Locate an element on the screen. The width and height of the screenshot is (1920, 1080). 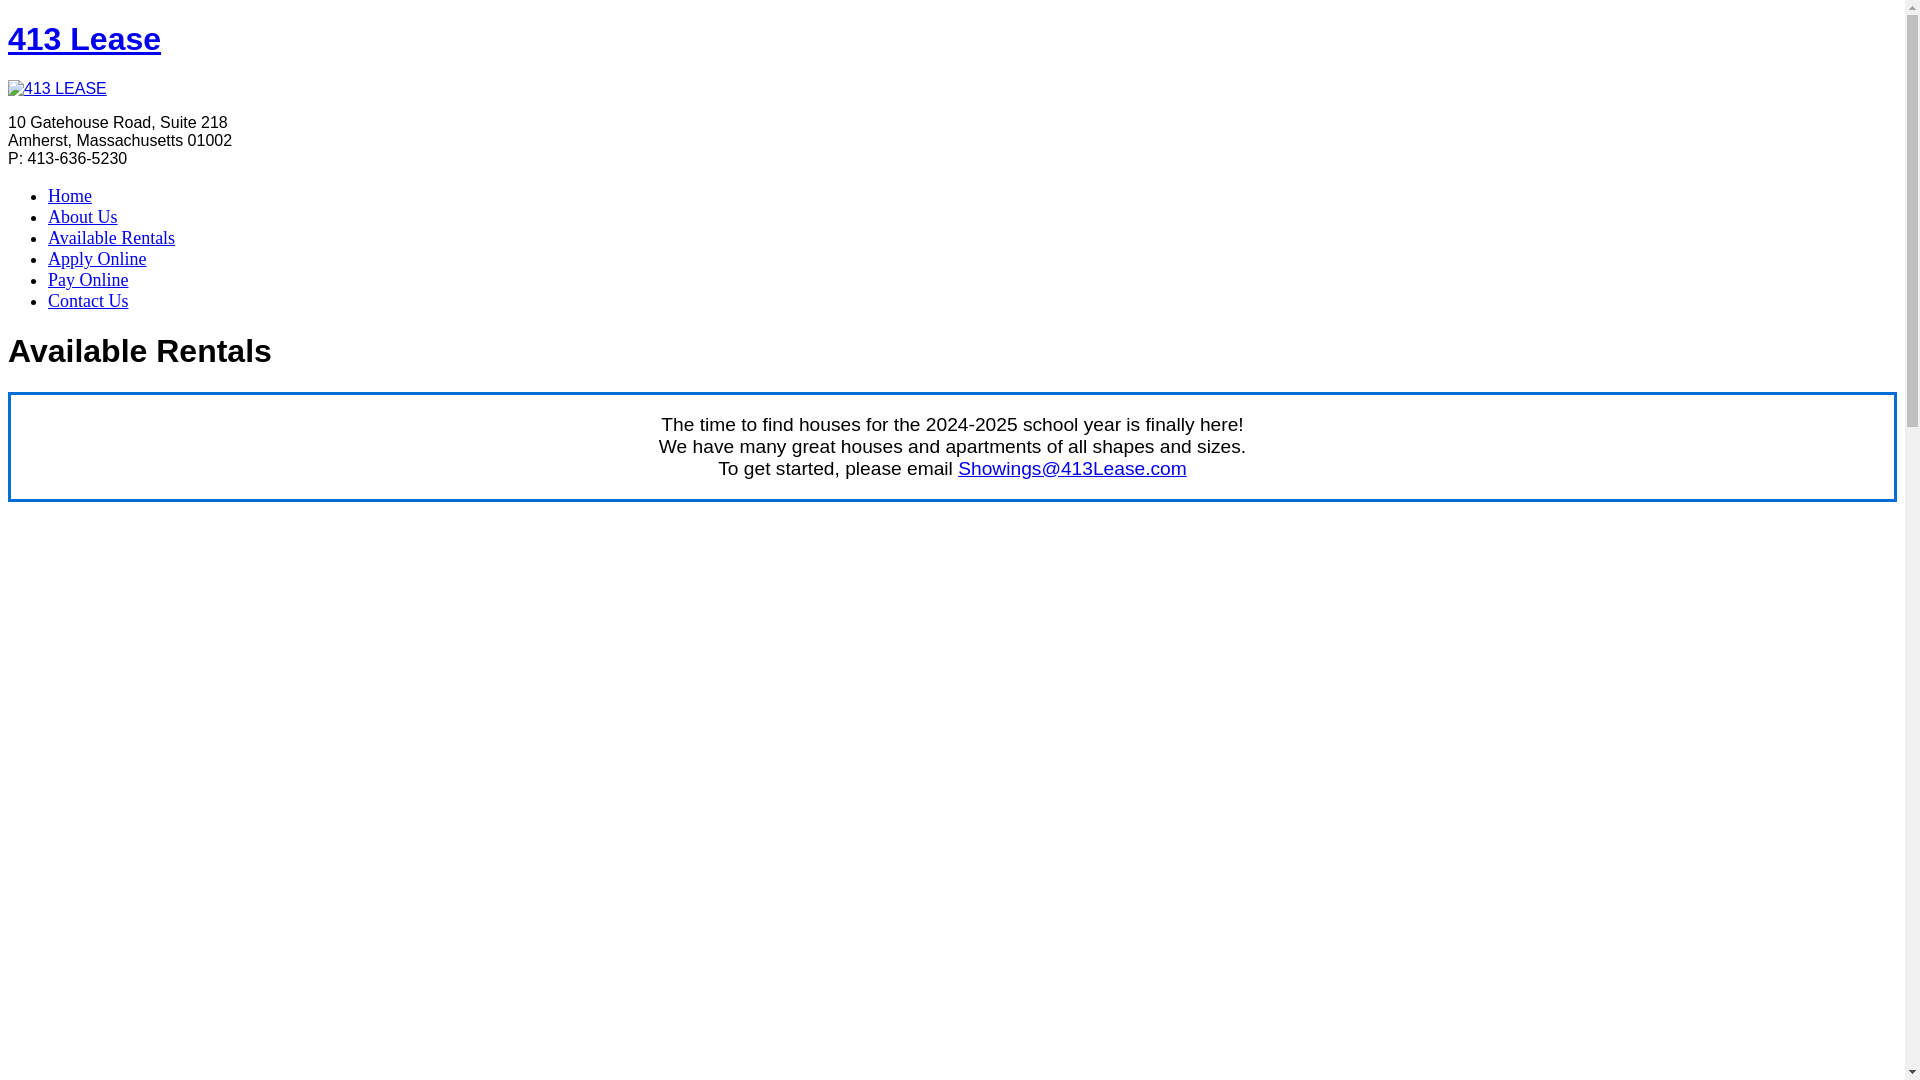
'Available Rentals' is located at coordinates (110, 237).